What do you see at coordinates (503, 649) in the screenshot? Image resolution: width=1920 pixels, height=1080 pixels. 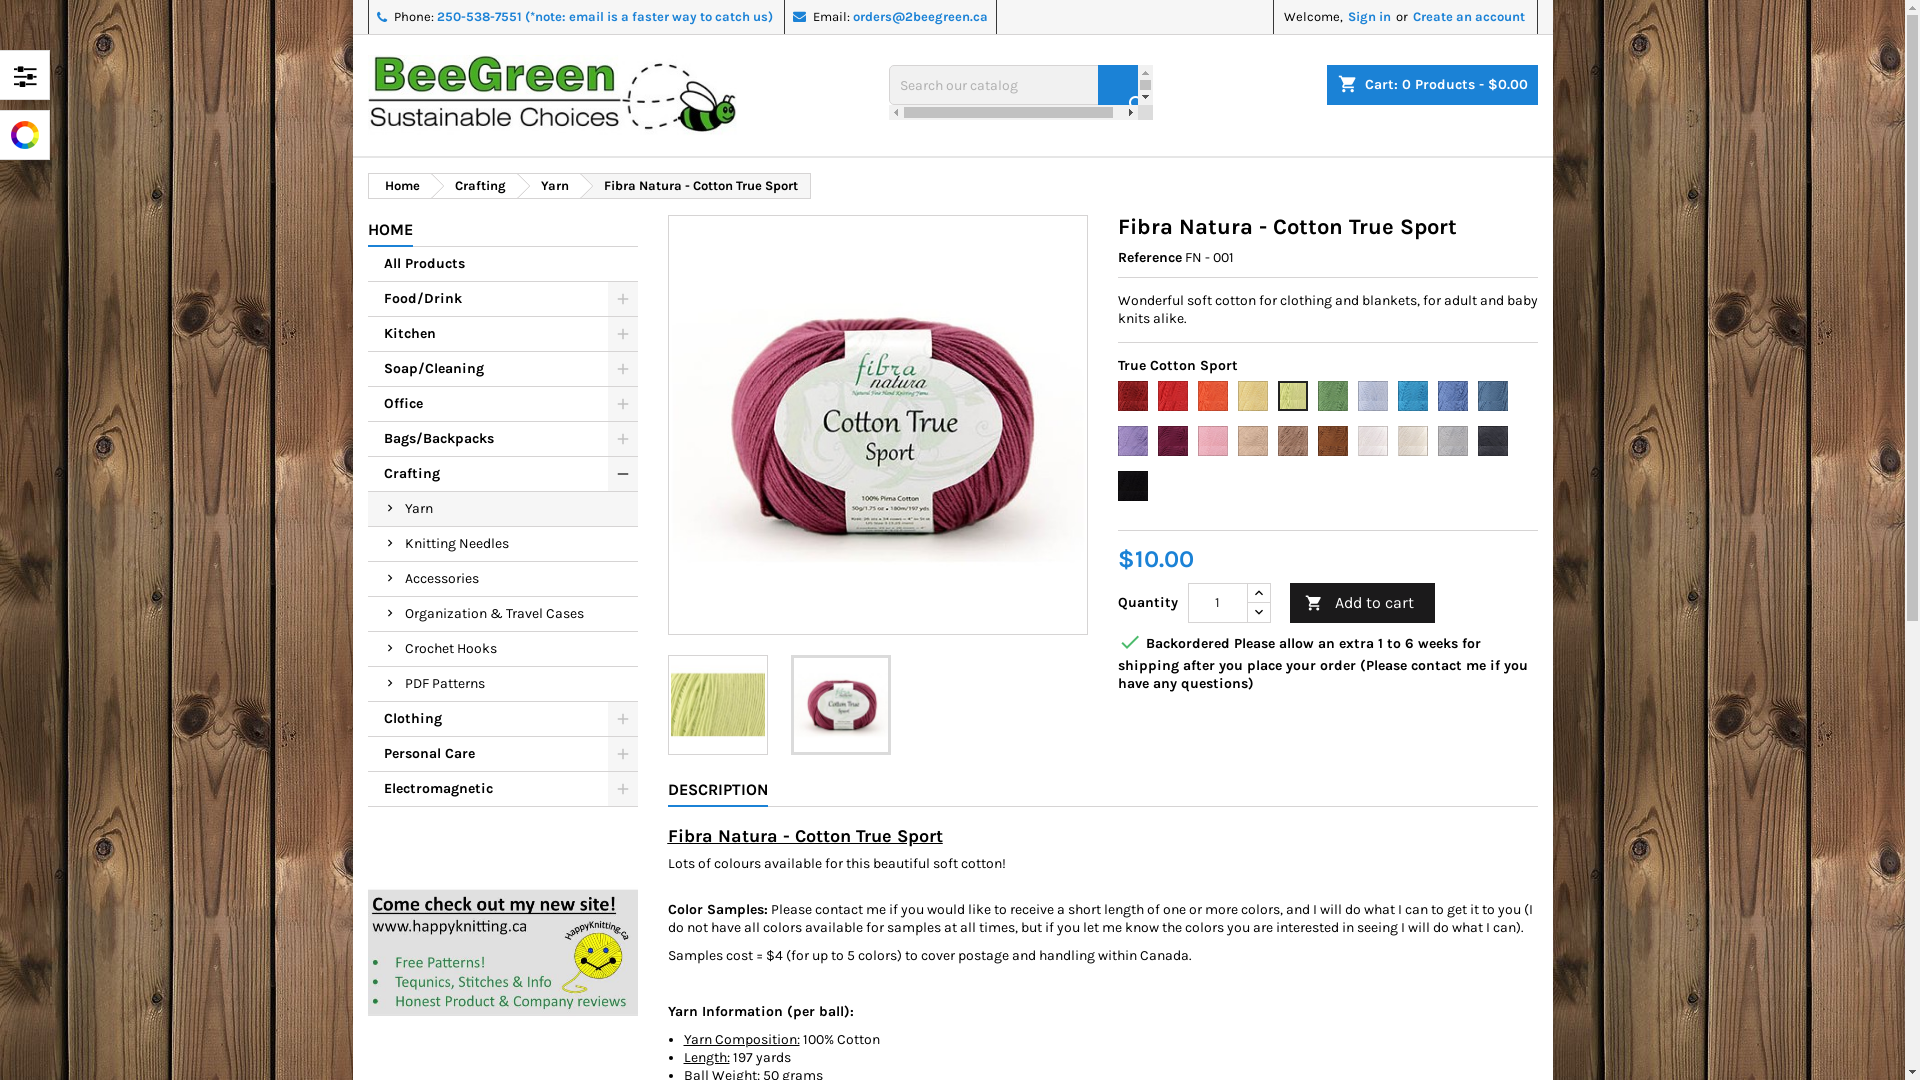 I see `'Crochet Hooks'` at bounding box center [503, 649].